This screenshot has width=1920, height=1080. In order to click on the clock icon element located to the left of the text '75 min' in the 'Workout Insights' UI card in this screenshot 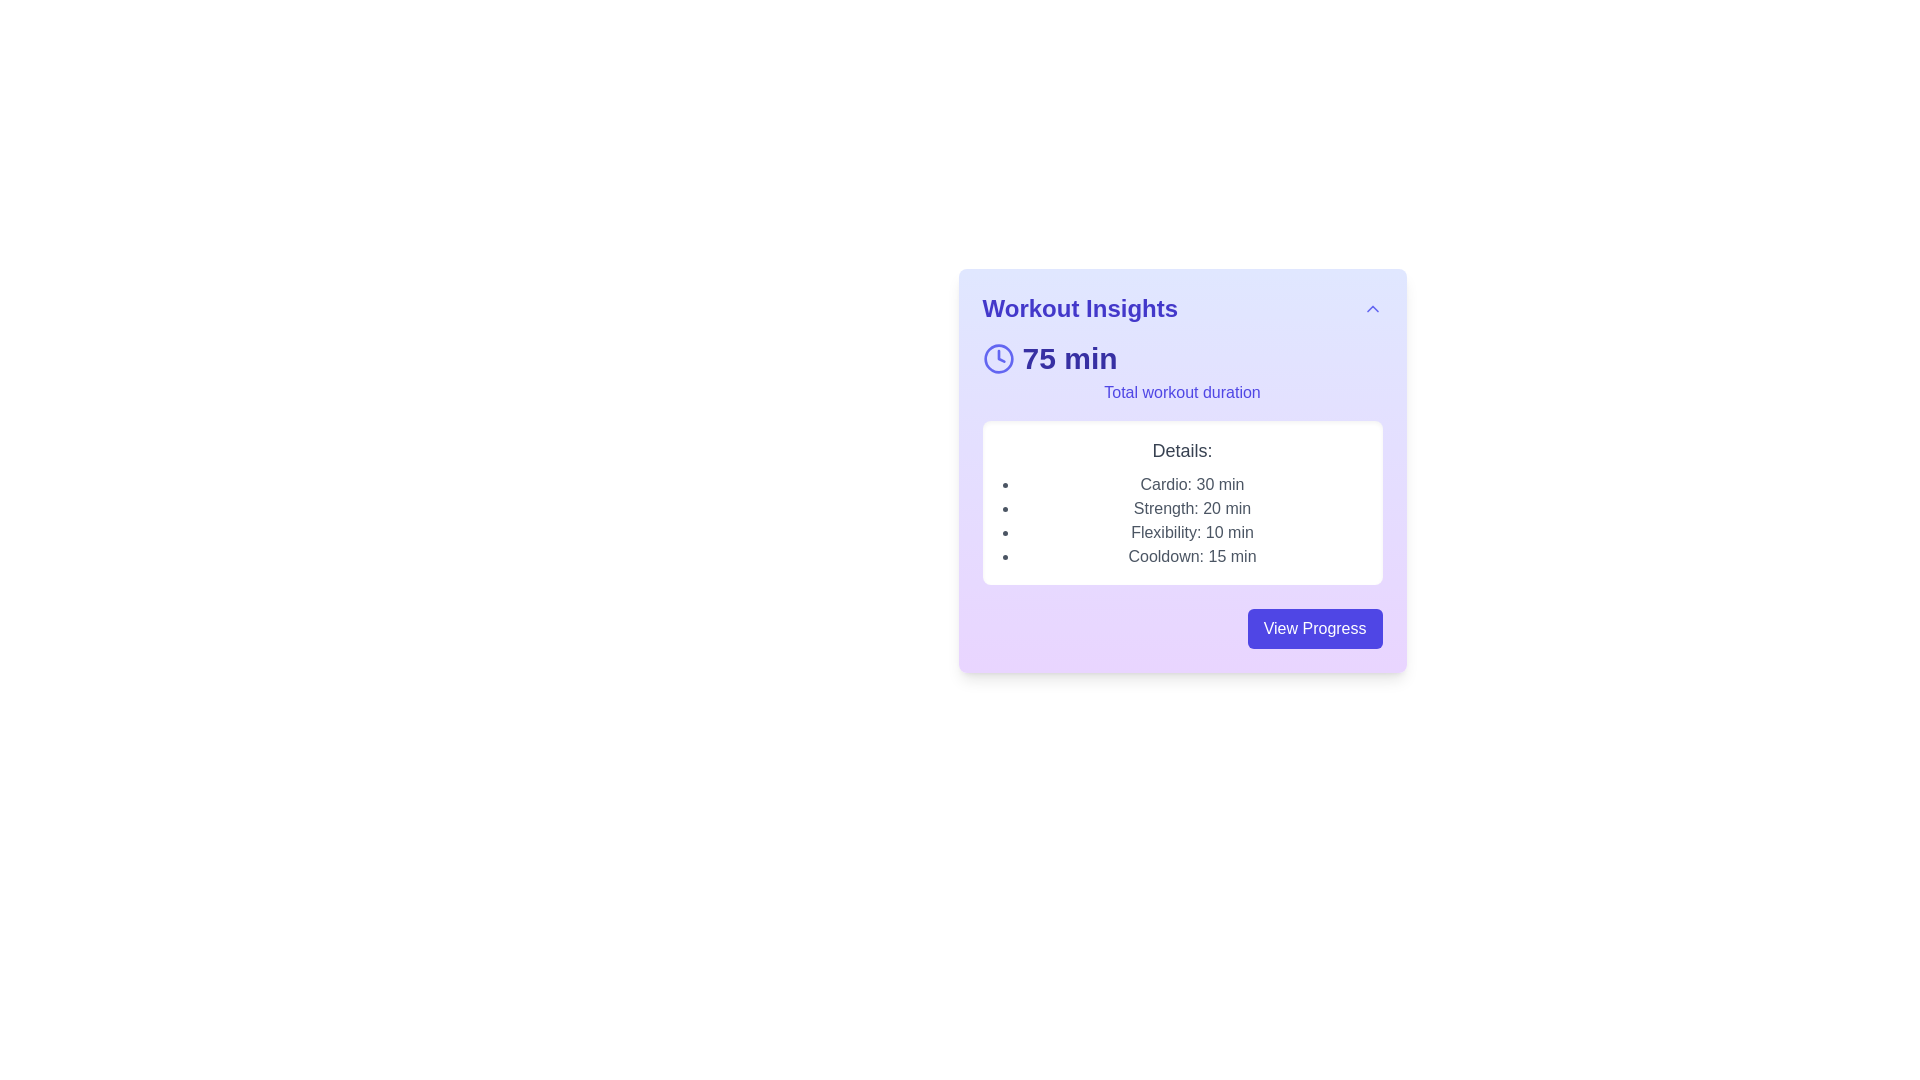, I will do `click(998, 357)`.